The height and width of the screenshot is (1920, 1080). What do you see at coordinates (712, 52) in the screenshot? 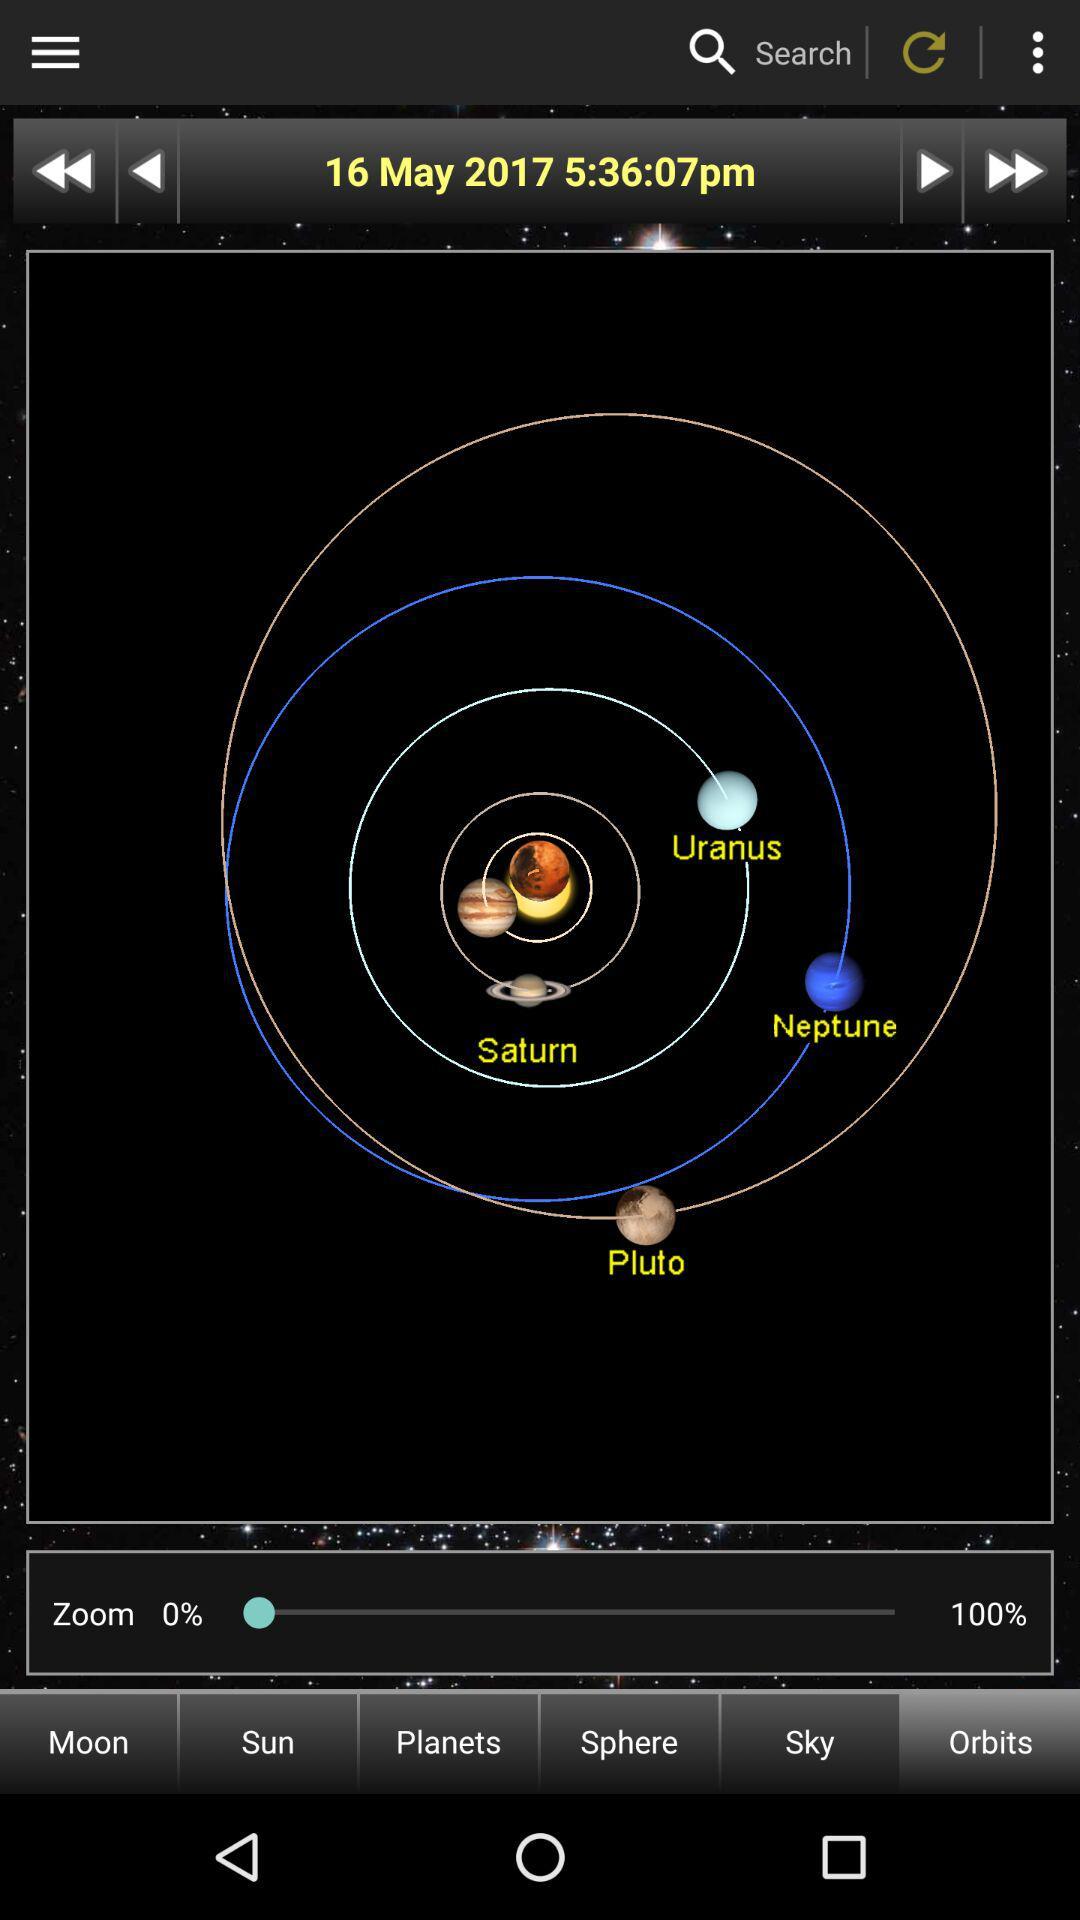
I see `item to the left of the search` at bounding box center [712, 52].